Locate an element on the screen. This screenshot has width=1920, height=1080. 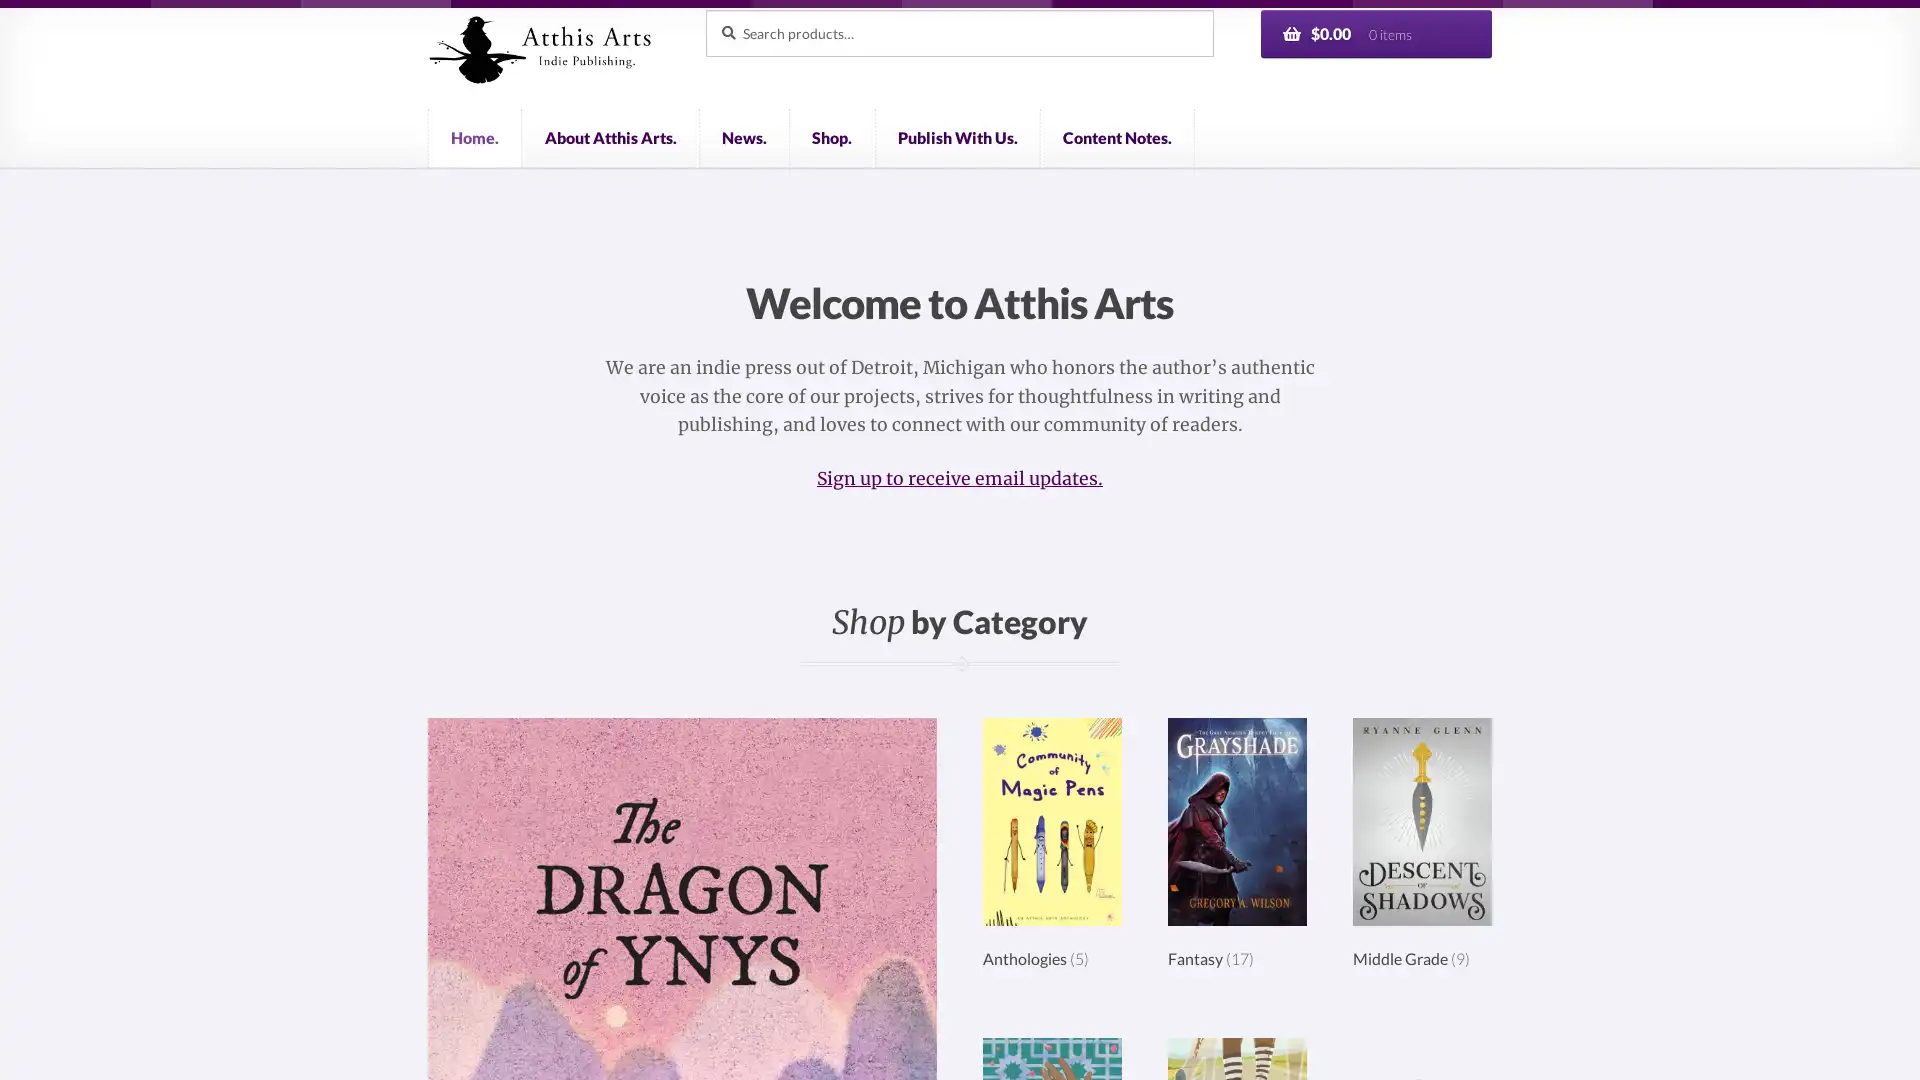
Search is located at coordinates (704, 8).